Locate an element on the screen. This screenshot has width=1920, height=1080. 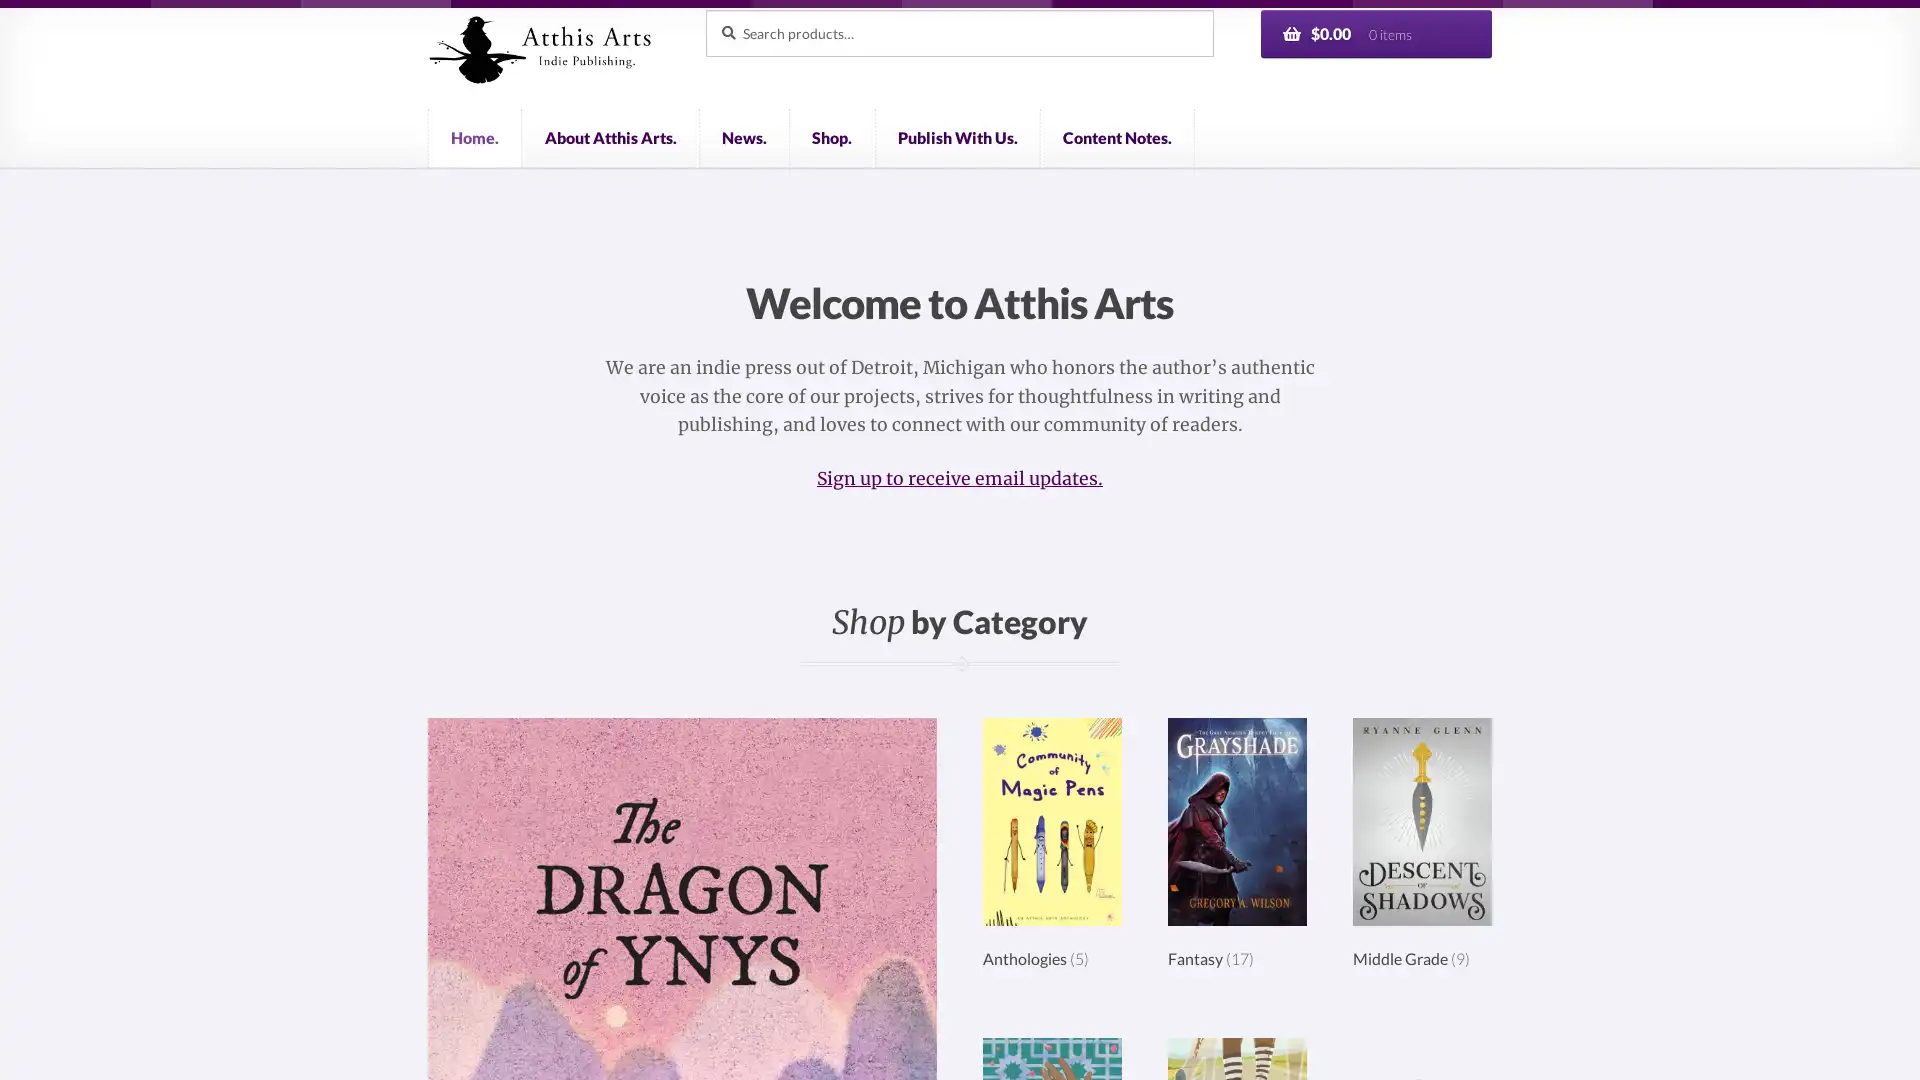
Search is located at coordinates (704, 8).